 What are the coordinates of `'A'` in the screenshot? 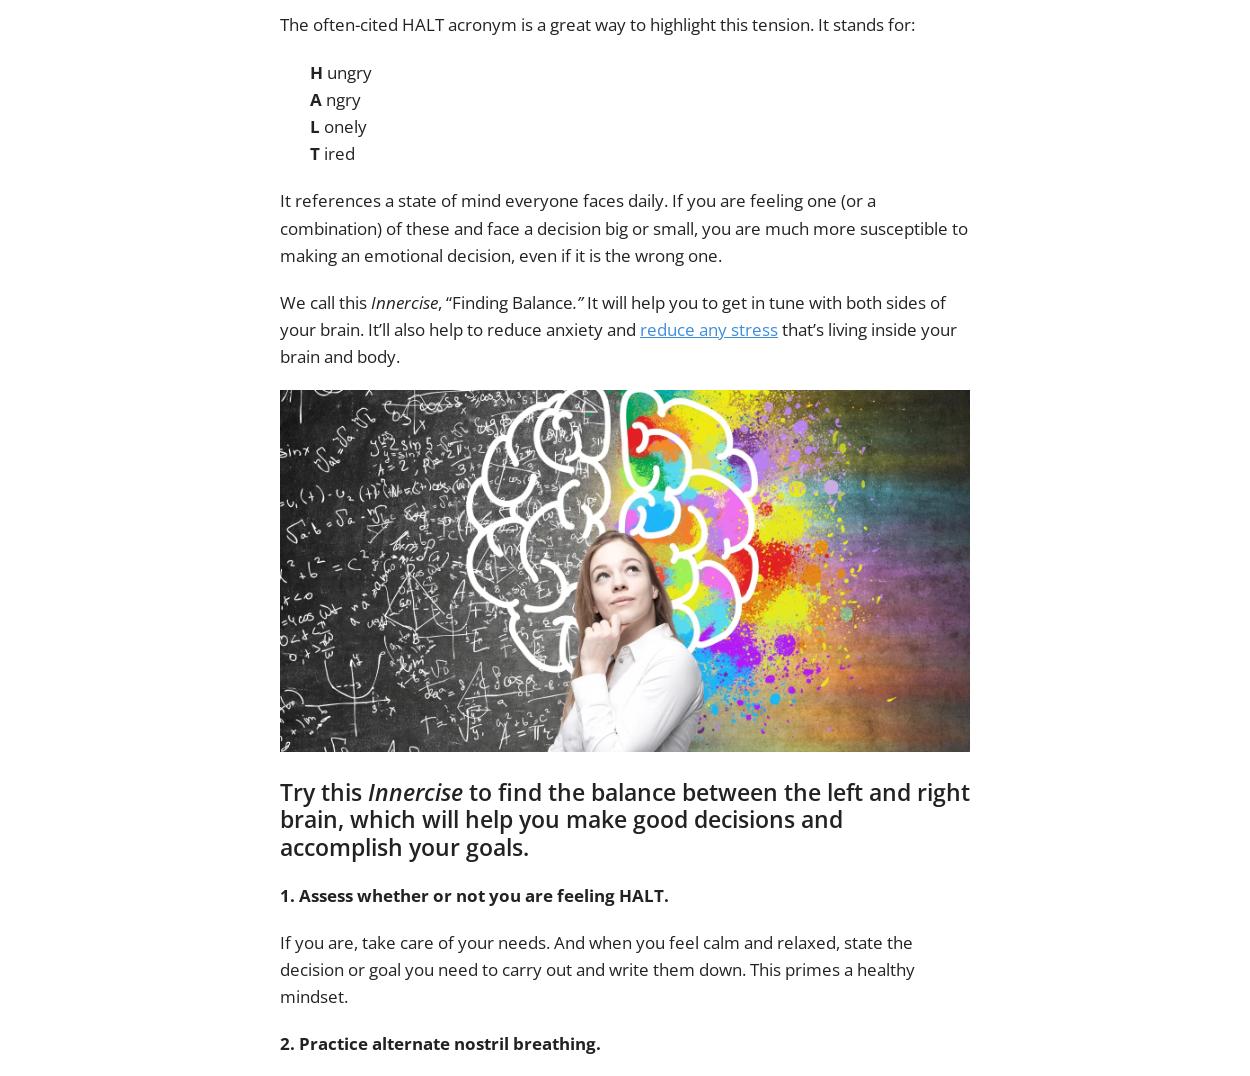 It's located at (315, 97).